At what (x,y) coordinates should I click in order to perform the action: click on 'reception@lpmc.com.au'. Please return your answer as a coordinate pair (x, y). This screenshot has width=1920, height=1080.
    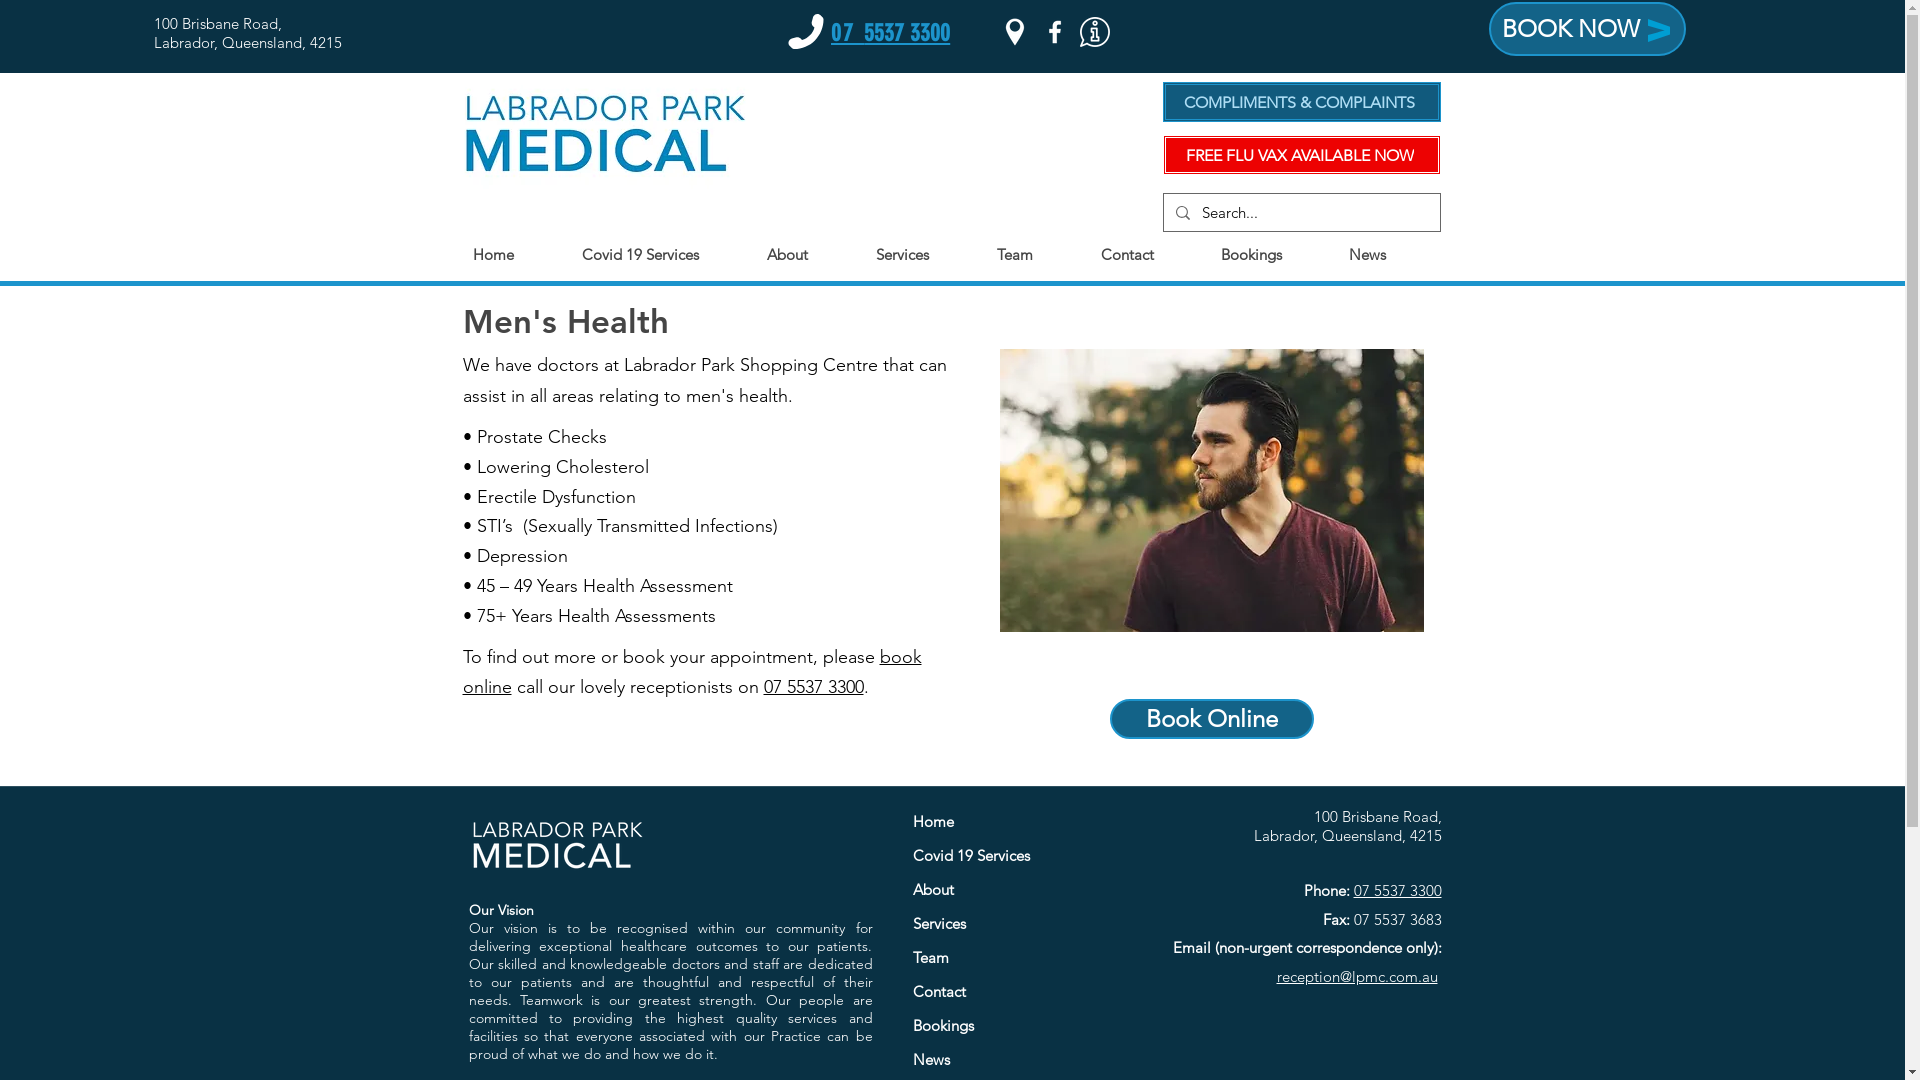
    Looking at the image, I should click on (1275, 974).